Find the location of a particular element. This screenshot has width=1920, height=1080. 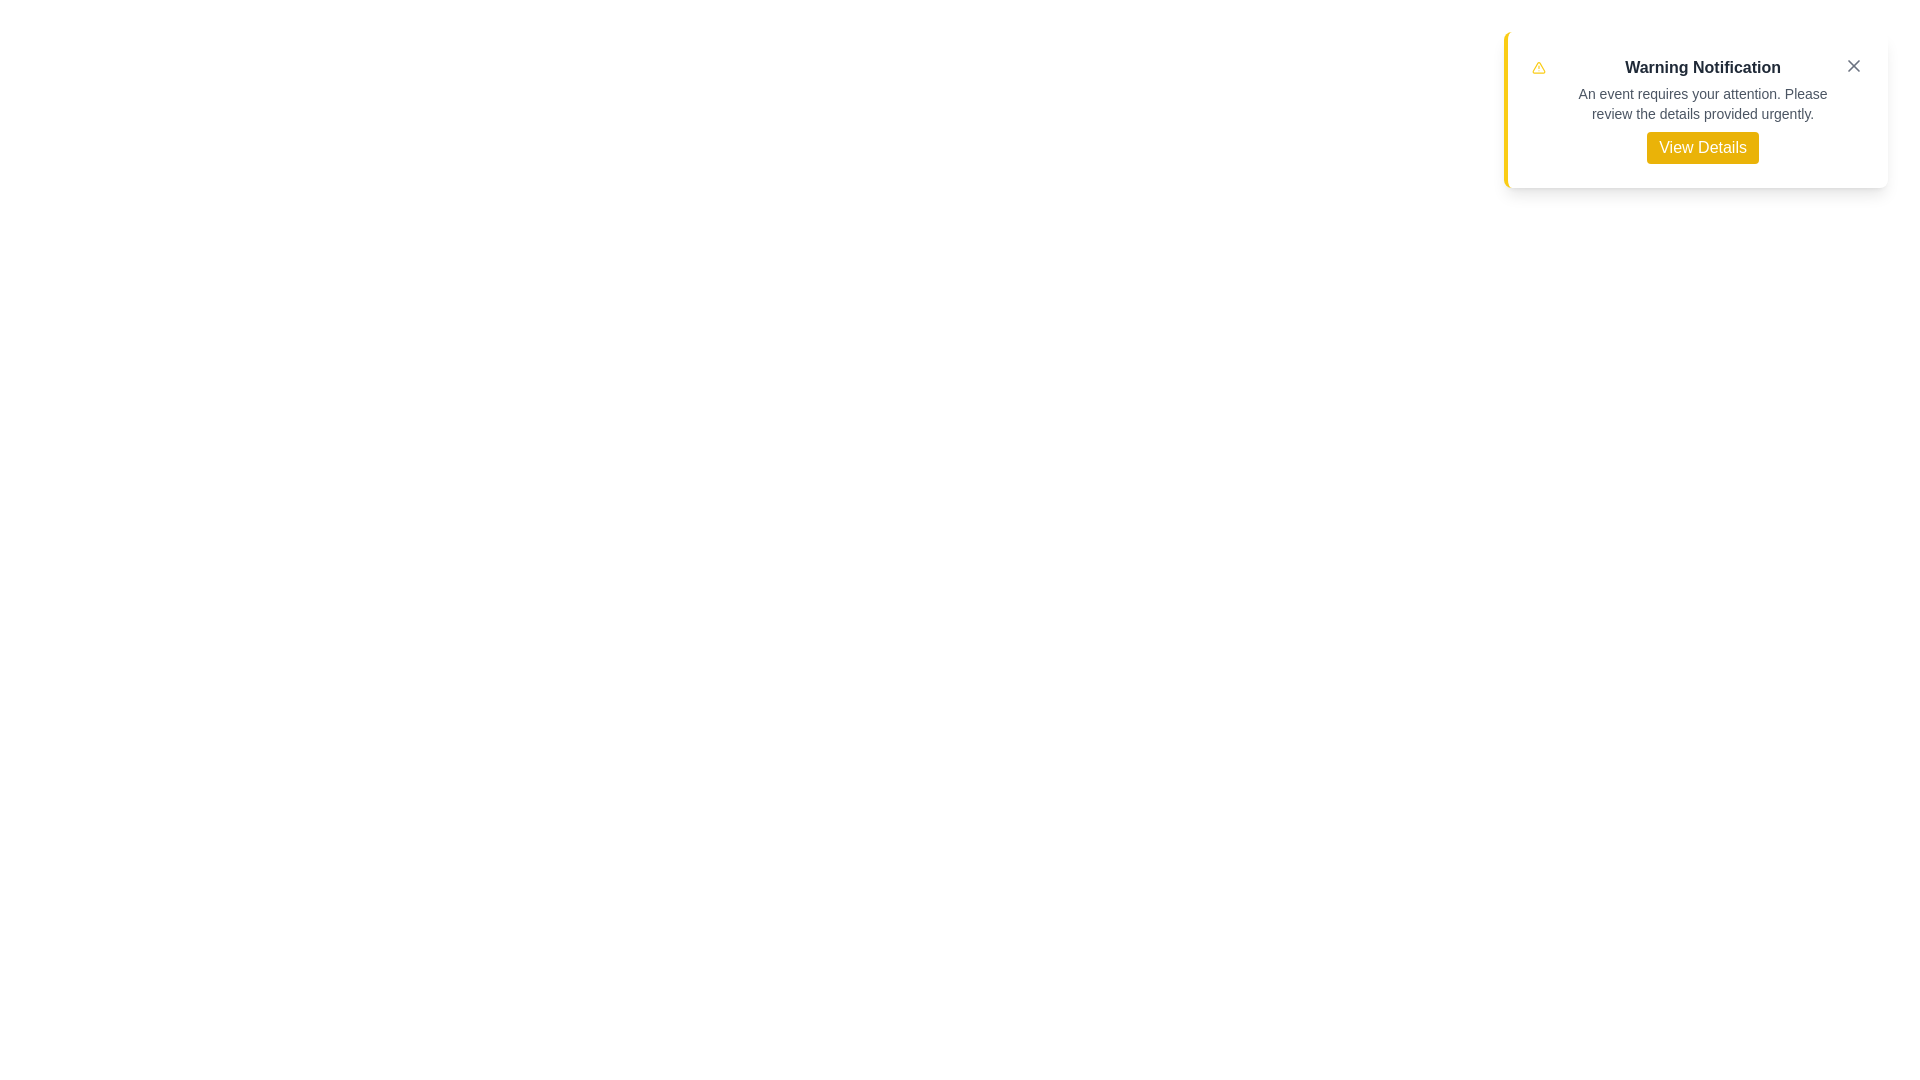

the warning icon to interact with it is located at coordinates (1538, 67).